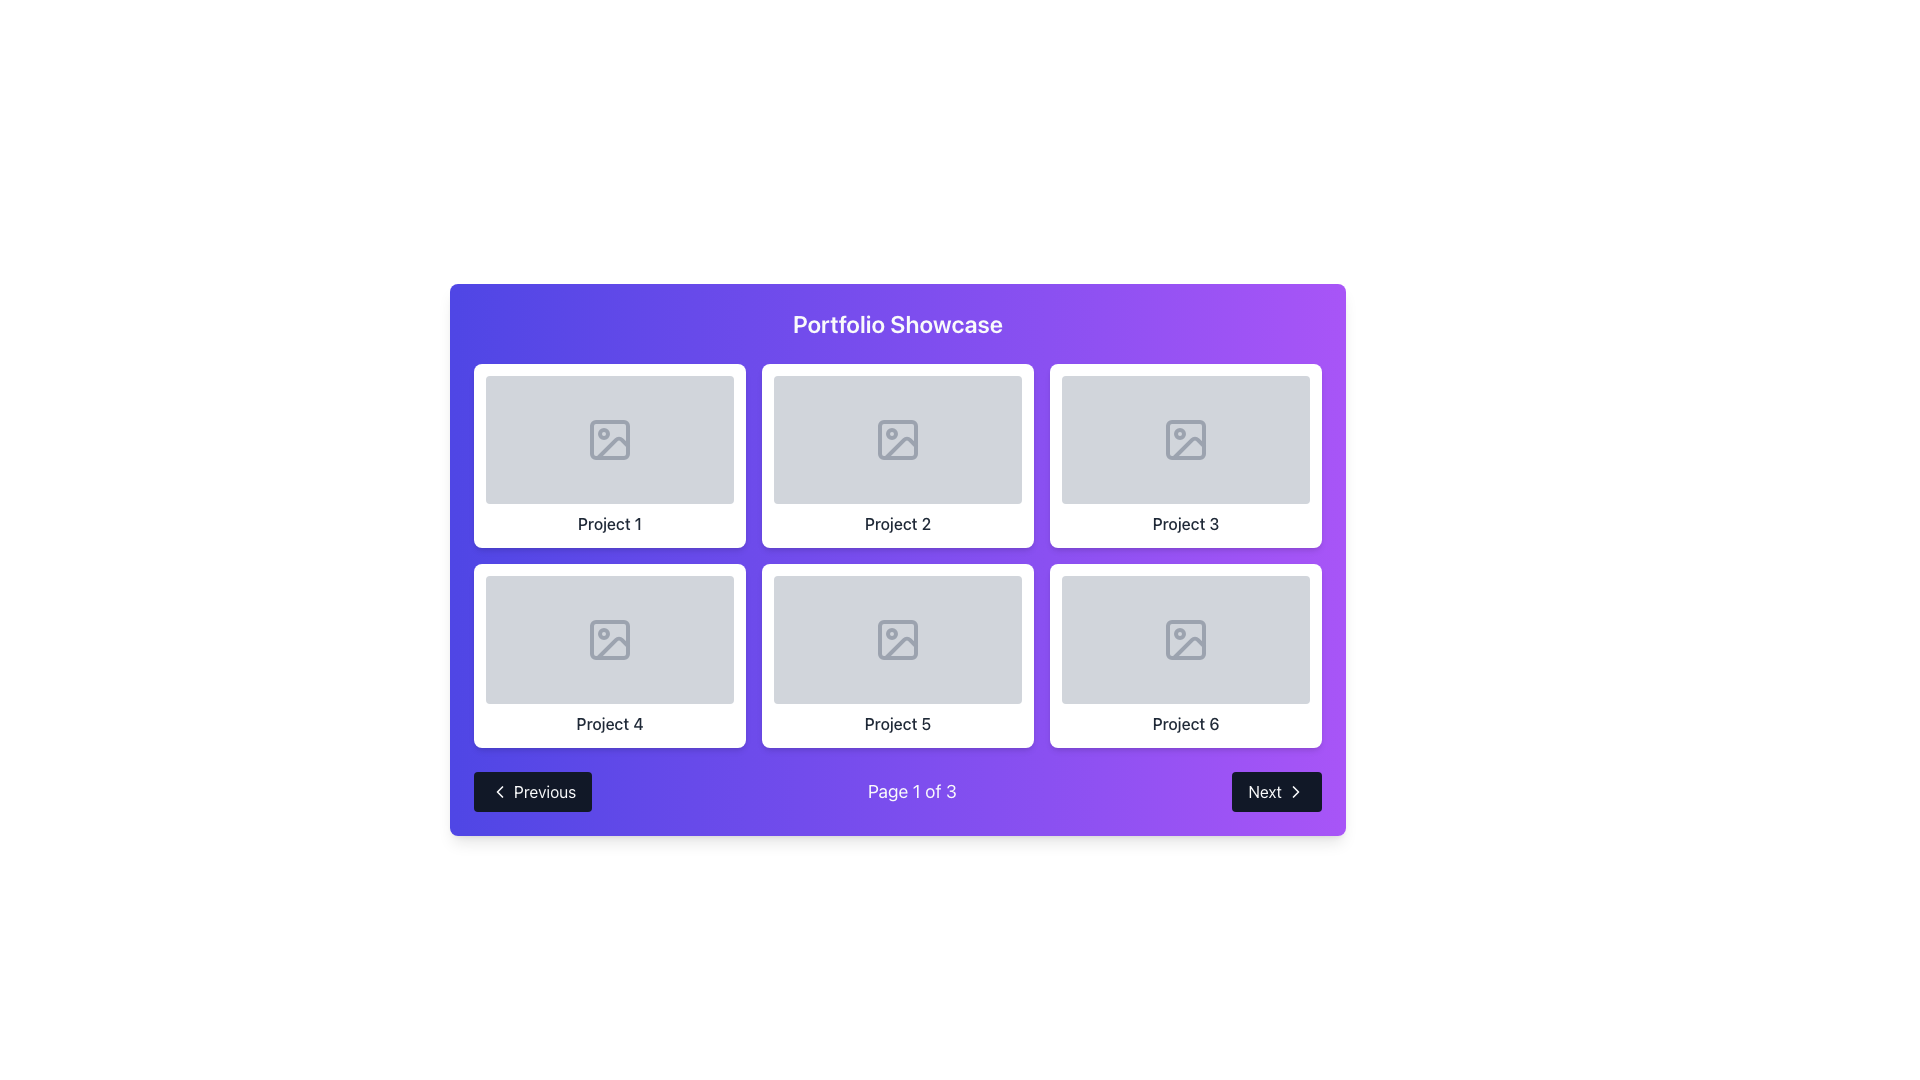 The height and width of the screenshot is (1080, 1920). I want to click on the fourth card in the grid with a white background and rounded corners, so click(608, 655).